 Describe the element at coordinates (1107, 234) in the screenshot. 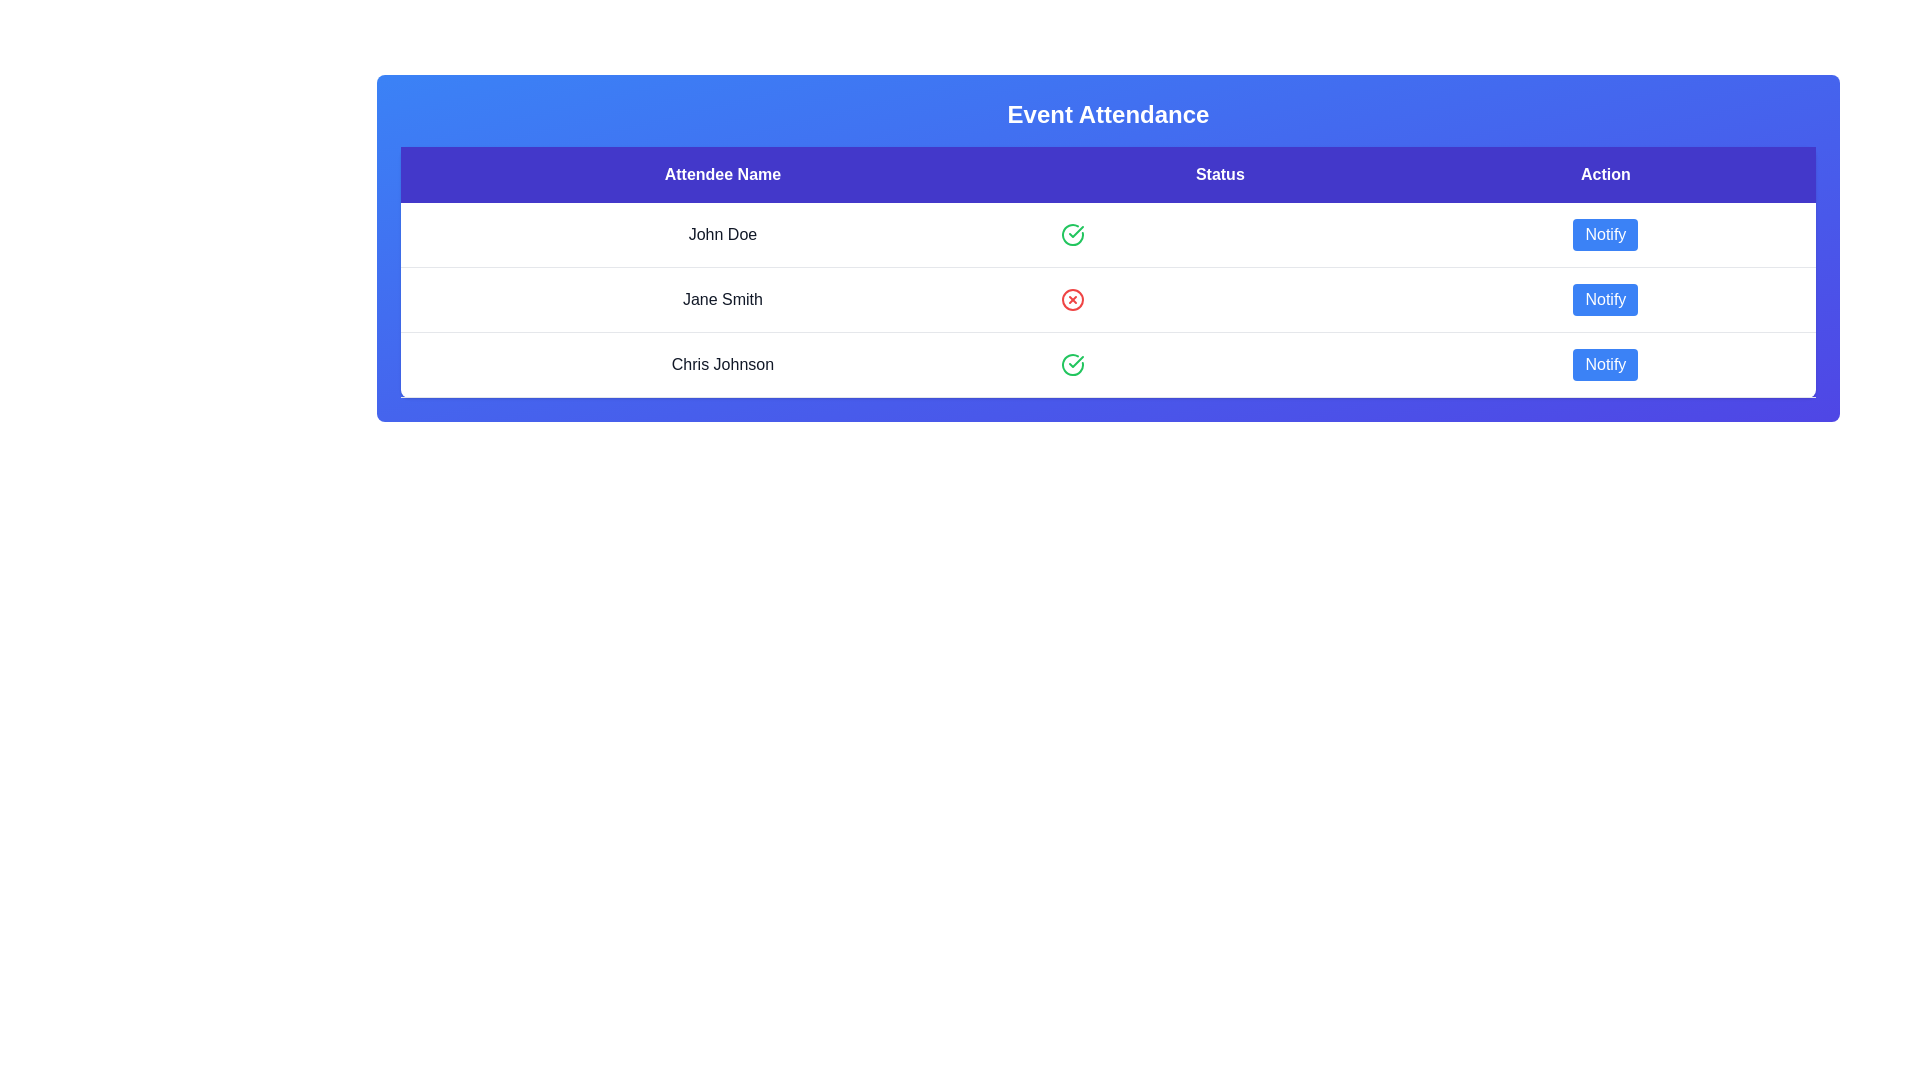

I see `the row corresponding to attendee John Doe` at that location.